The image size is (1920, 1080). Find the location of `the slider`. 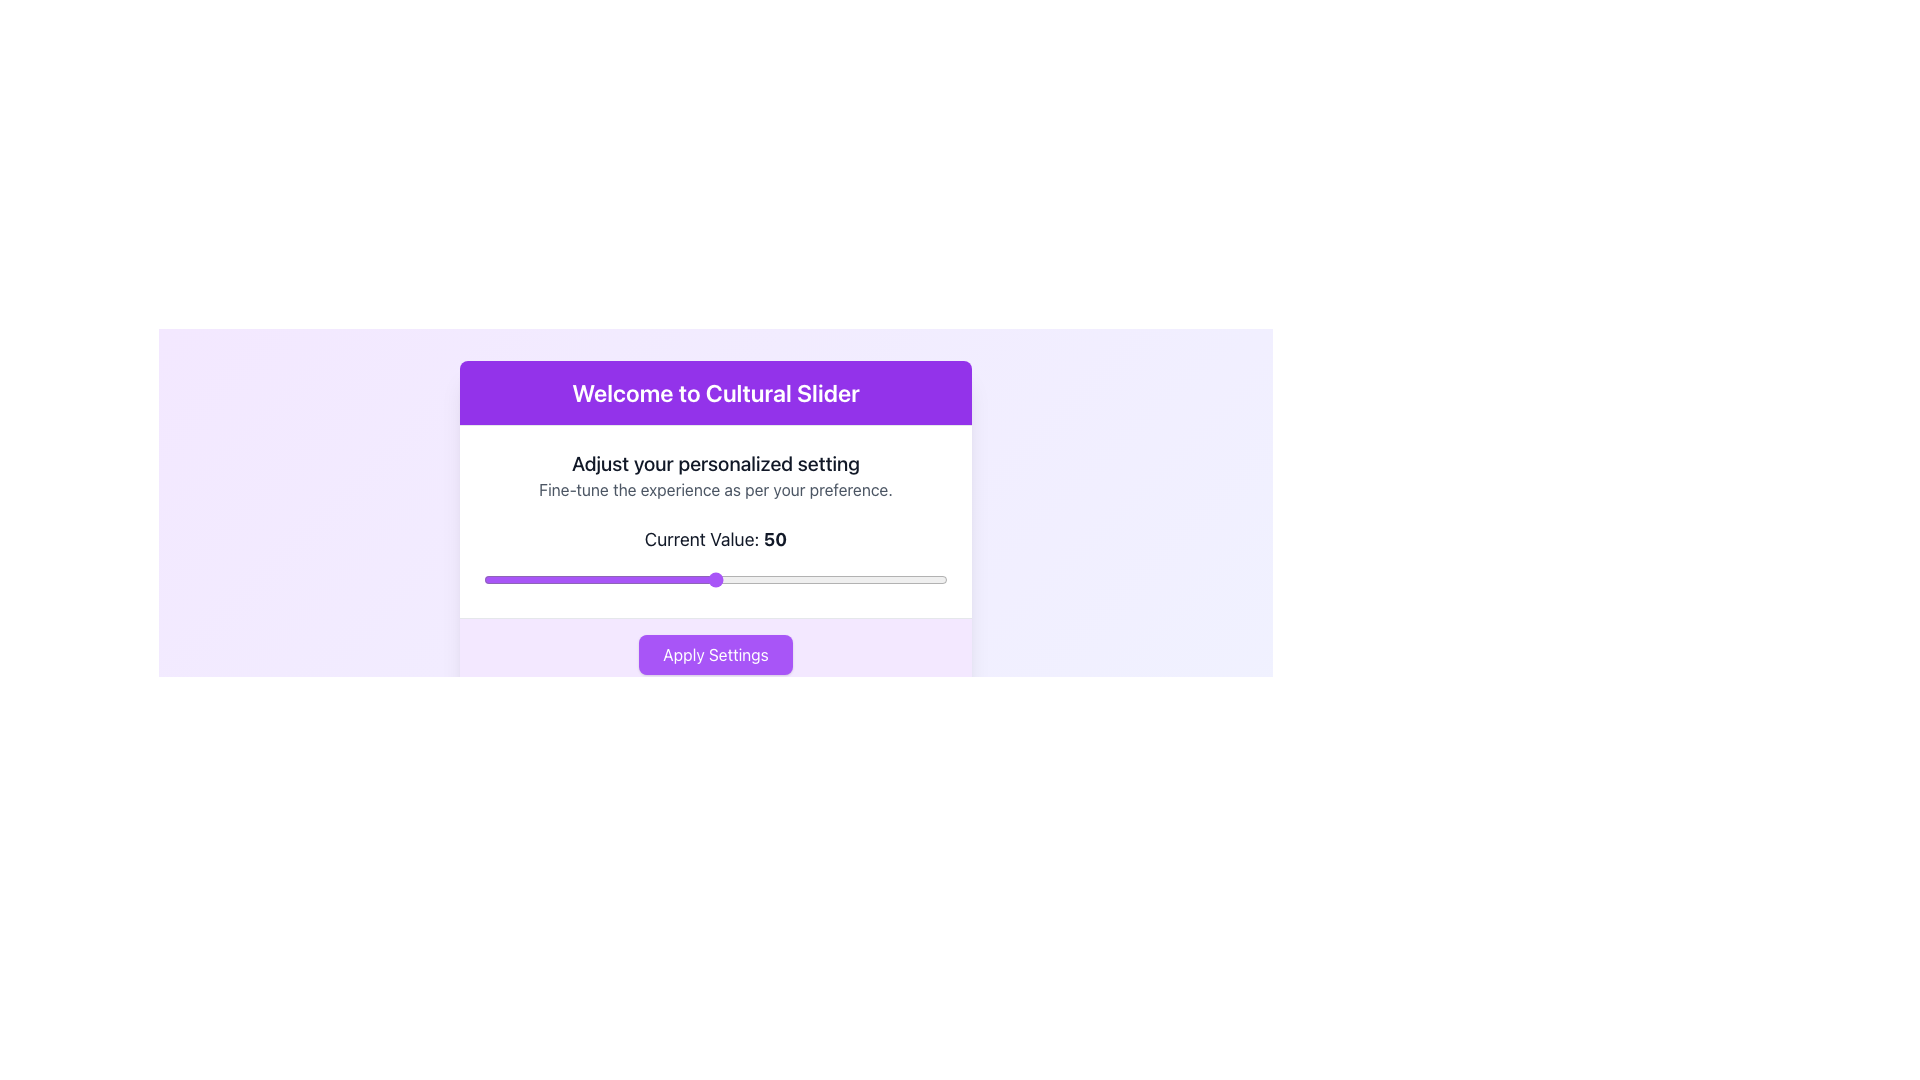

the slider is located at coordinates (516, 579).